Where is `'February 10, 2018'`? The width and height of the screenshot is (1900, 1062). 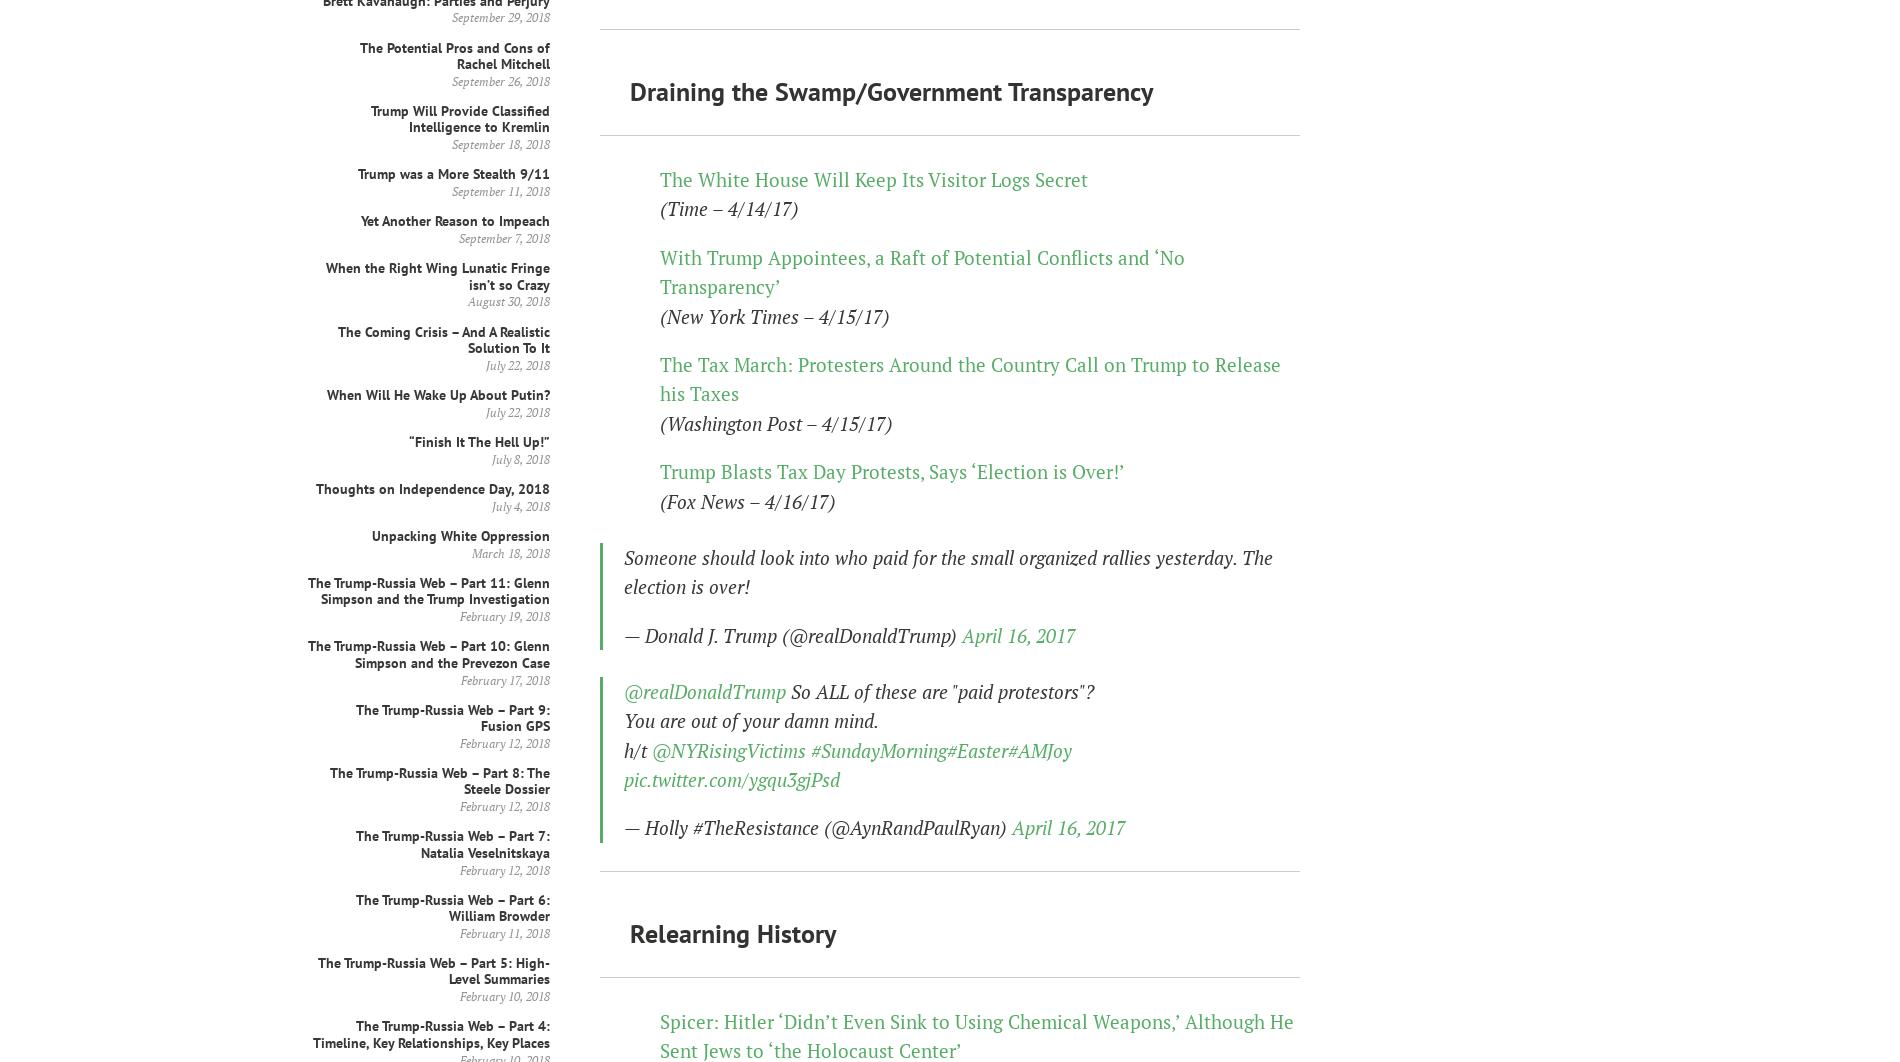
'February 10, 2018' is located at coordinates (505, 995).